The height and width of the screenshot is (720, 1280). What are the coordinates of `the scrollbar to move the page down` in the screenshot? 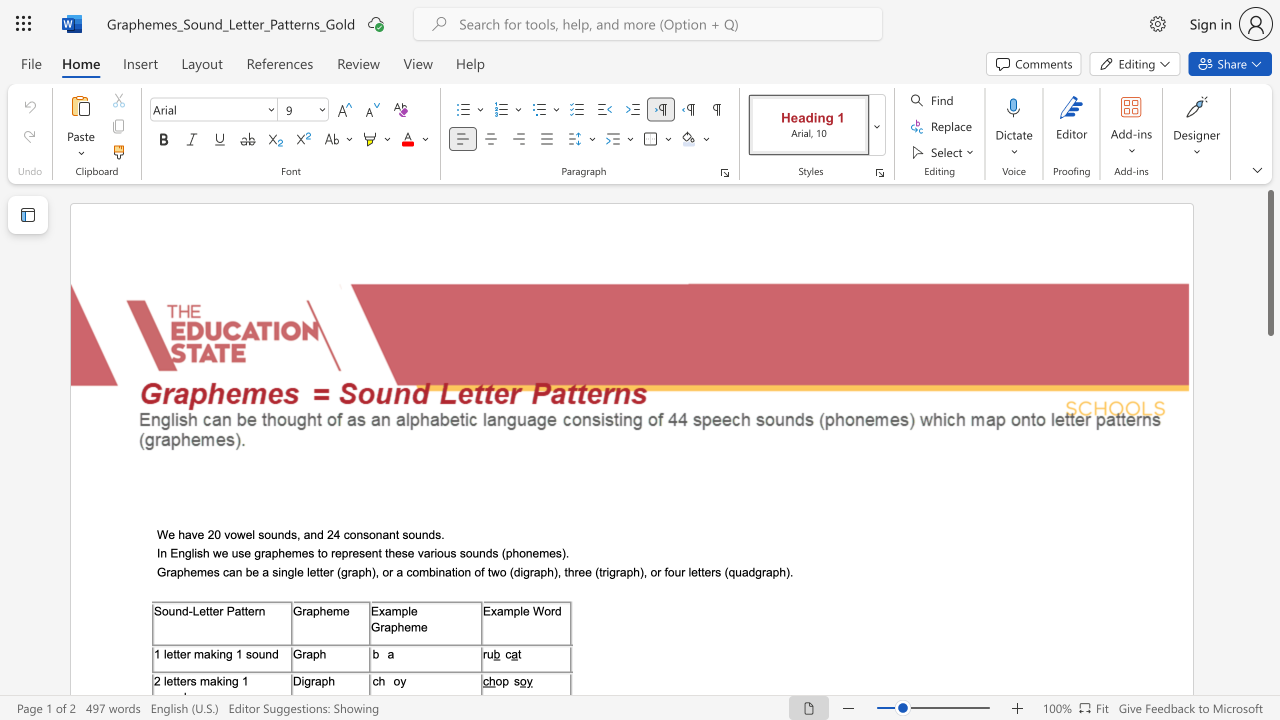 It's located at (1269, 438).